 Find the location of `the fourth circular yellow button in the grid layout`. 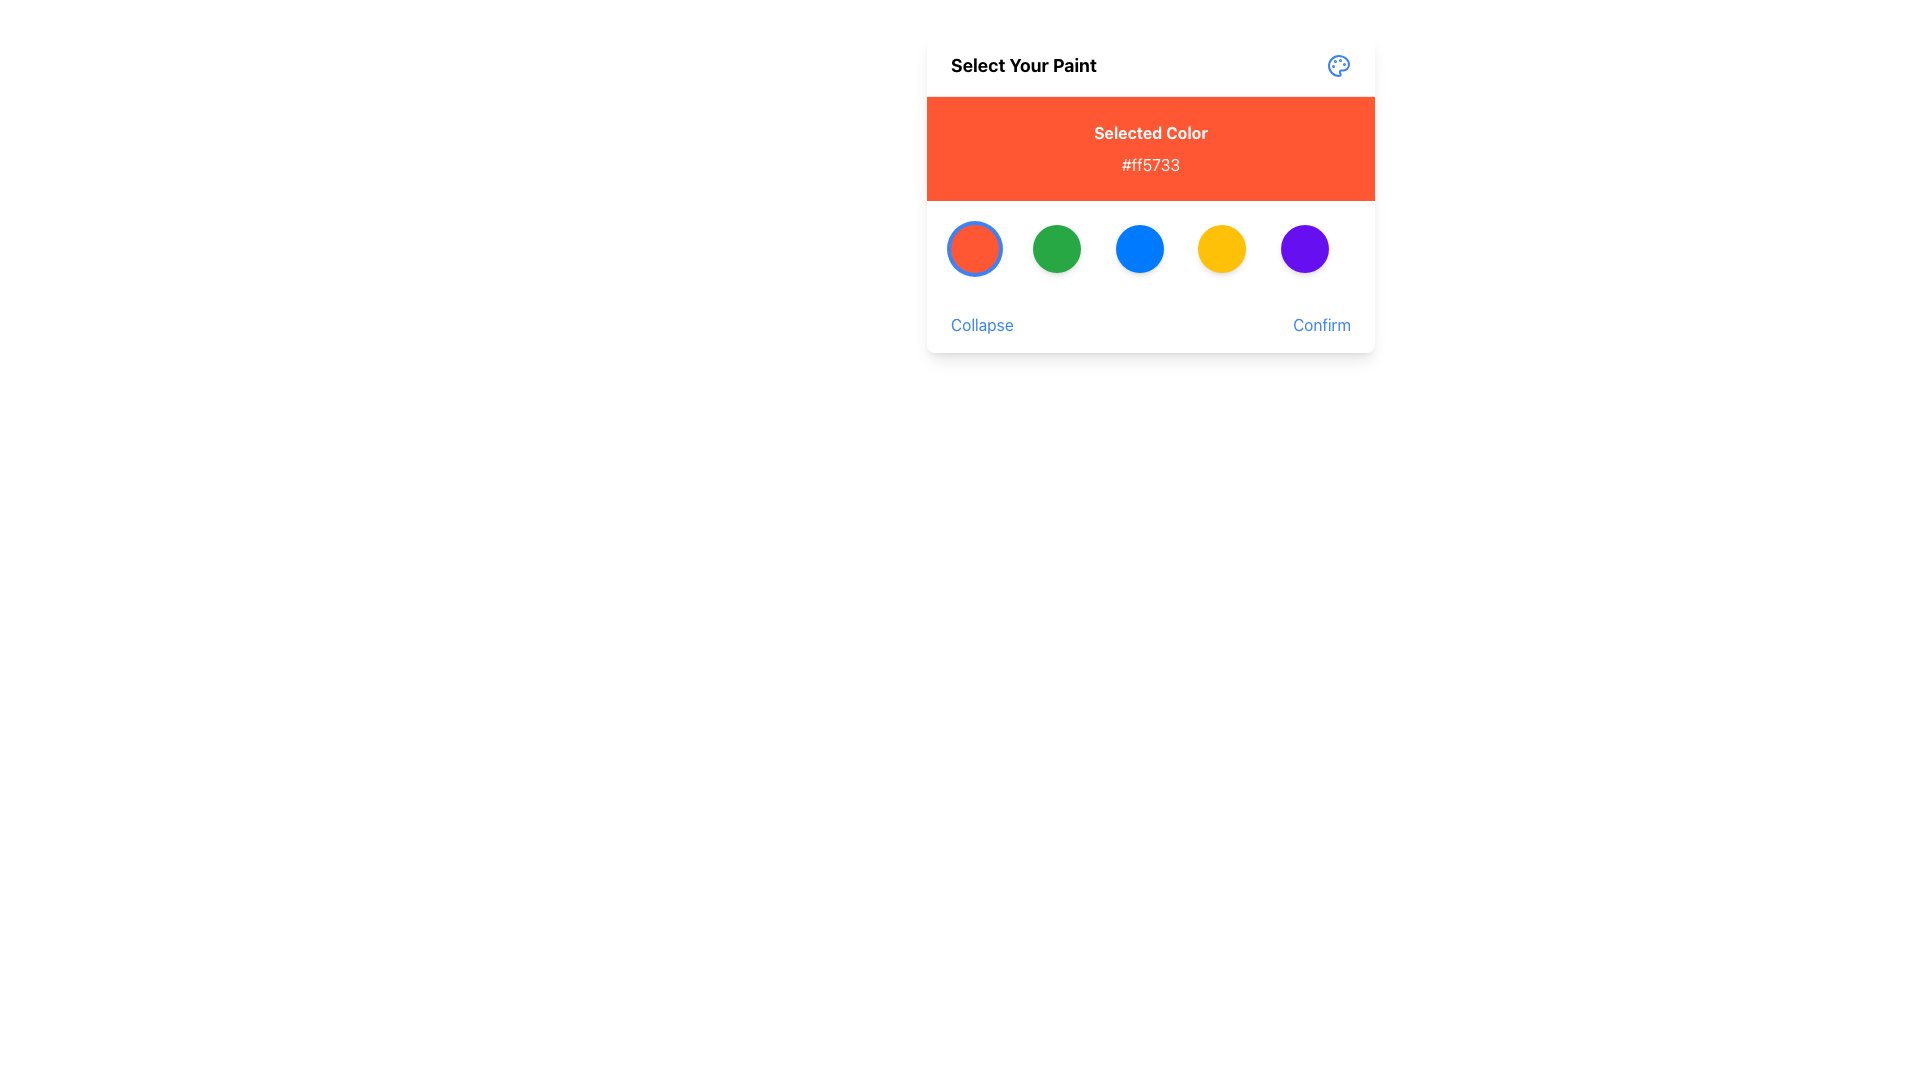

the fourth circular yellow button in the grid layout is located at coordinates (1221, 248).